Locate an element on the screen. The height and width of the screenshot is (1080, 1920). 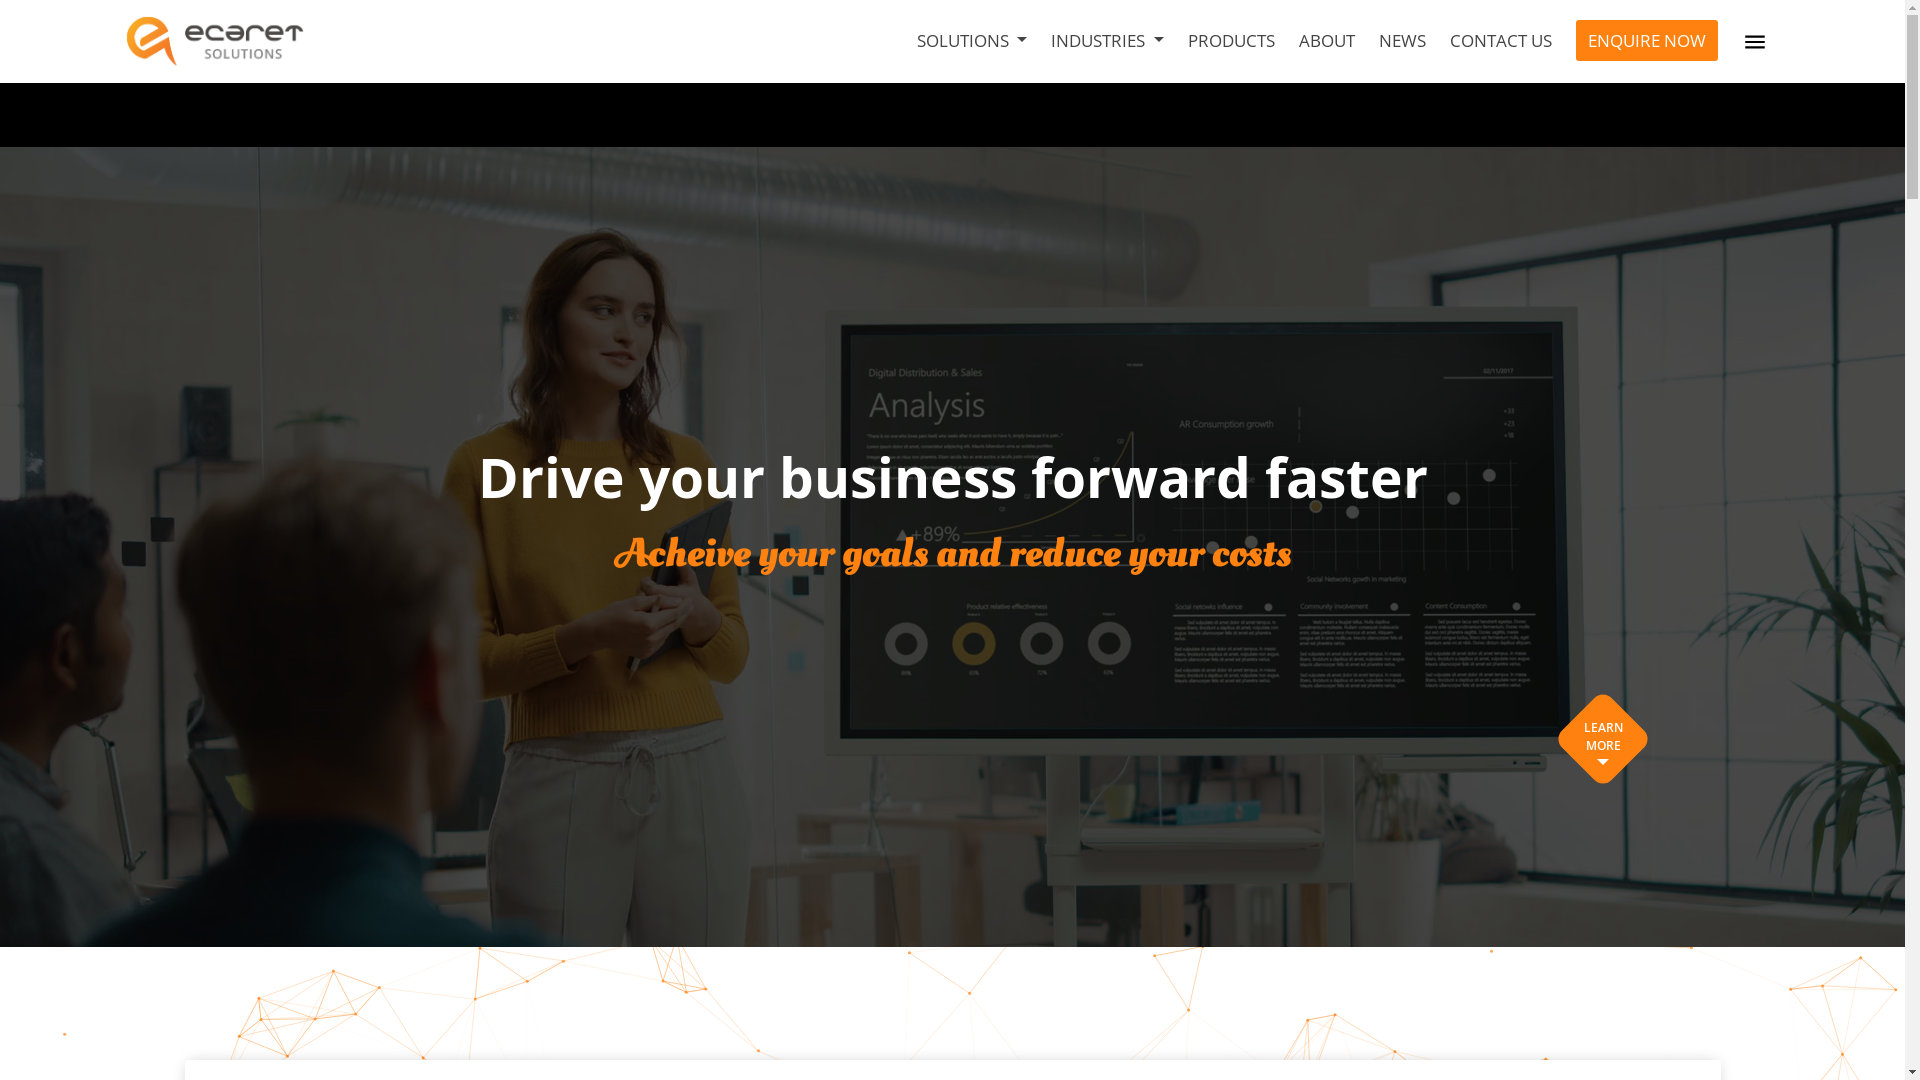
'ENQUIRE NOW' is located at coordinates (1646, 41).